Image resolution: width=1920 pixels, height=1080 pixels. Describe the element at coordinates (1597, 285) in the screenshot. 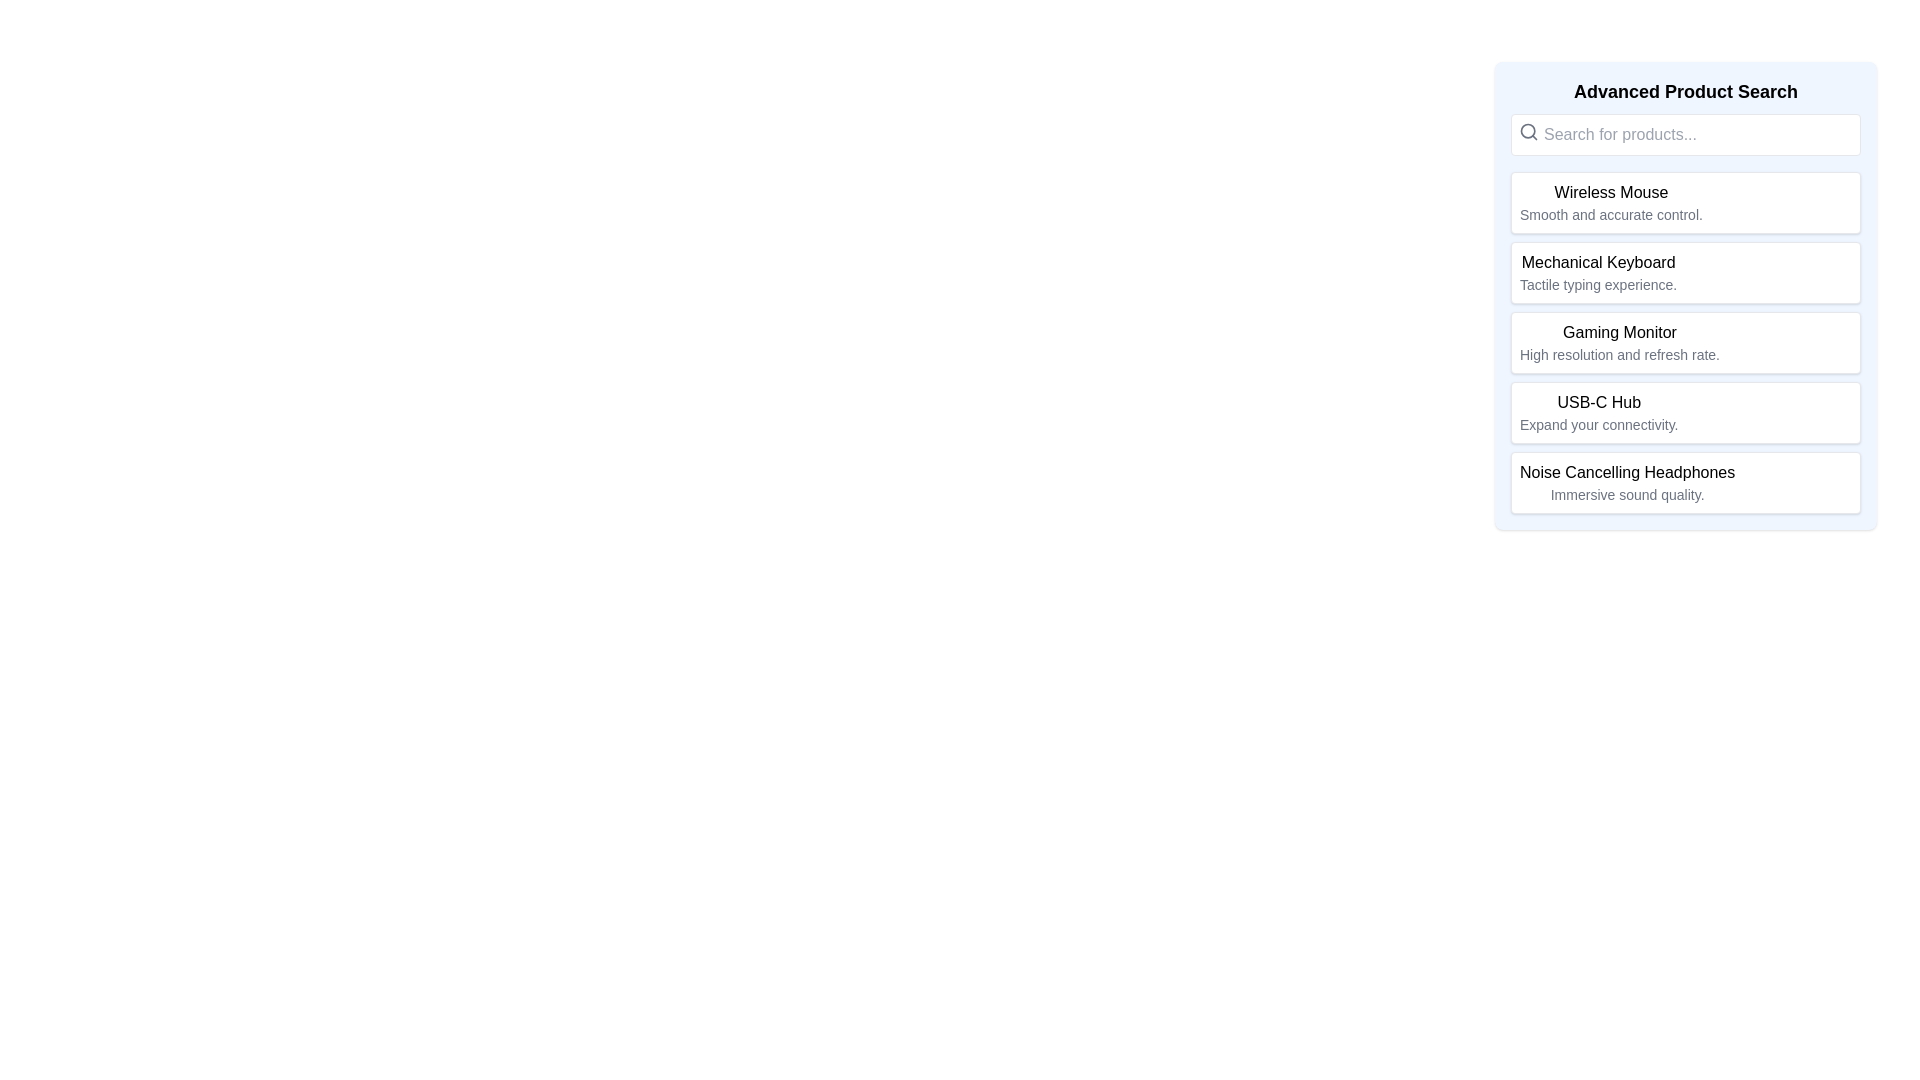

I see `the auxiliary description text label located below the 'Mechanical Keyboard' text to trigger potential tooltips` at that location.